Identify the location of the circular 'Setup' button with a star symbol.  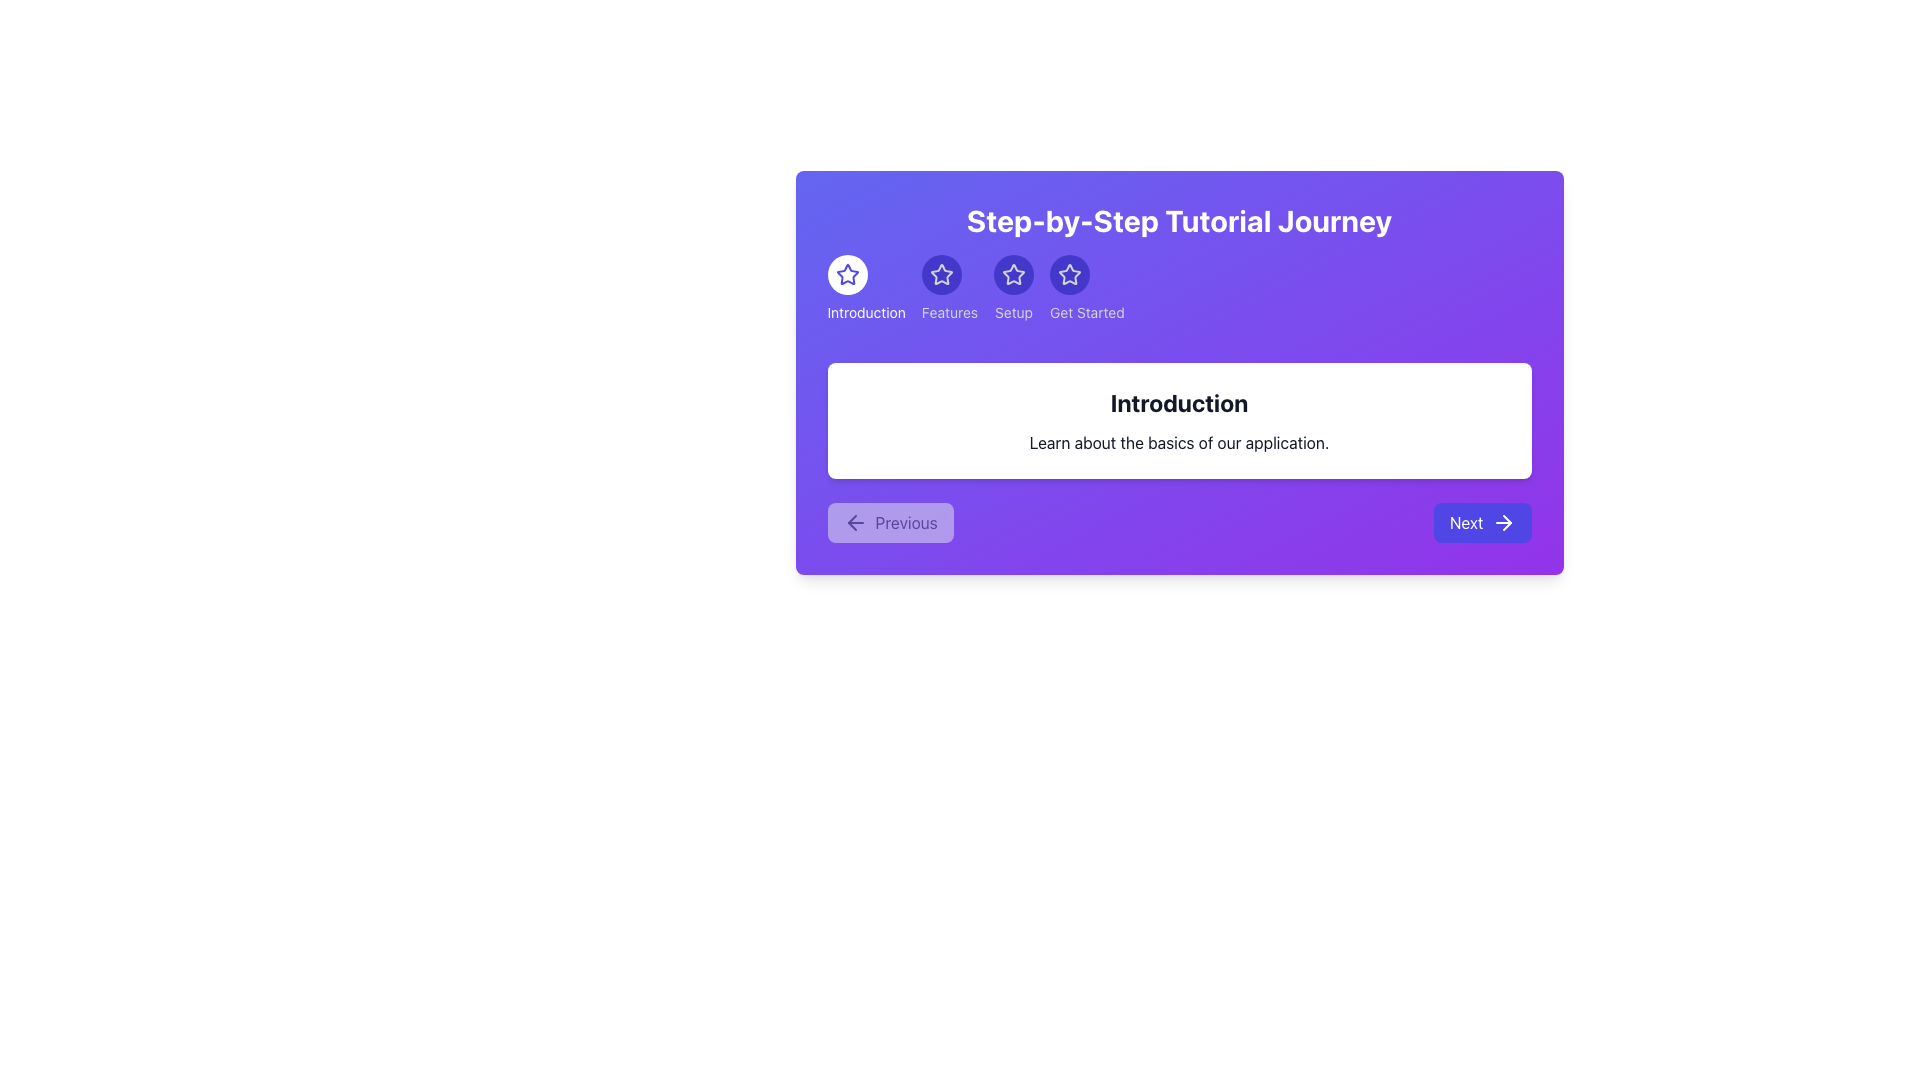
(1014, 289).